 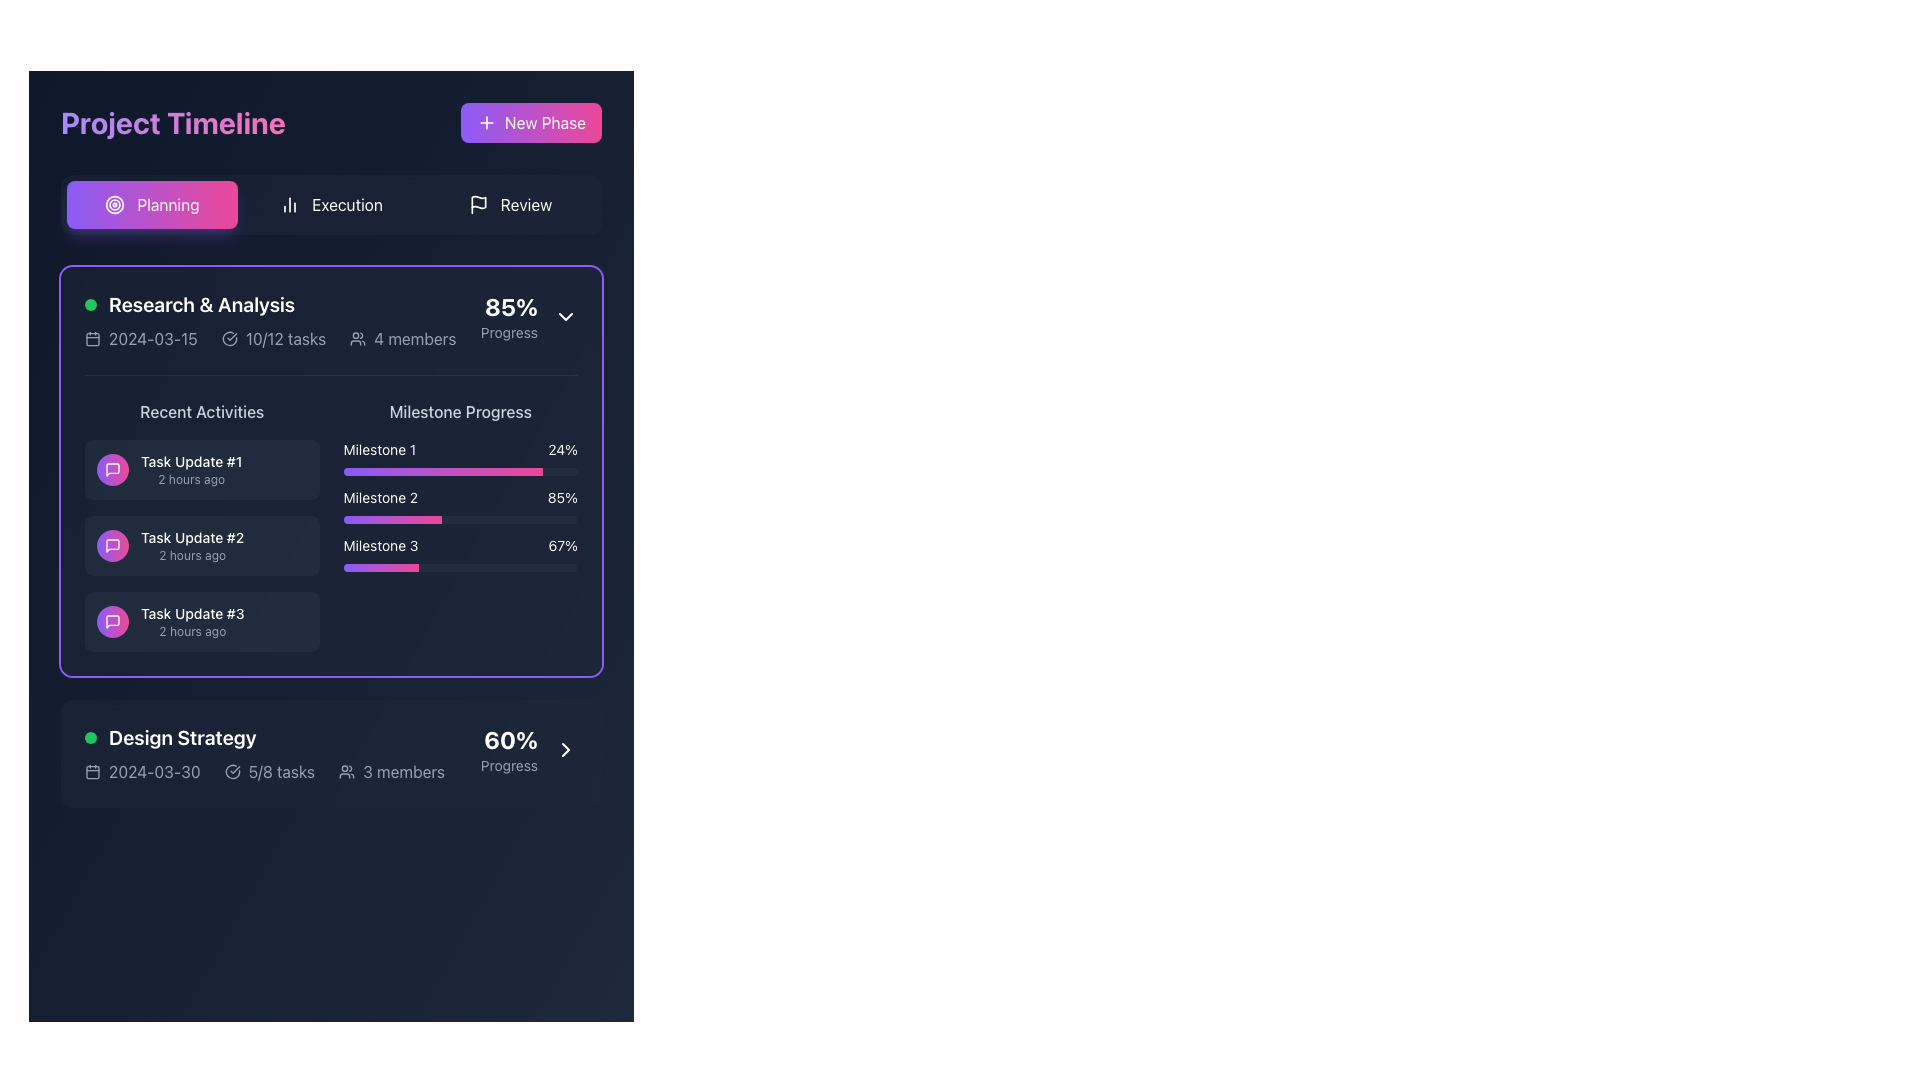 I want to click on the milestone text label indicating the progress associated with the milestone in the 'Research & Analysis' card under the 'Planning' tab for additional information, so click(x=380, y=546).